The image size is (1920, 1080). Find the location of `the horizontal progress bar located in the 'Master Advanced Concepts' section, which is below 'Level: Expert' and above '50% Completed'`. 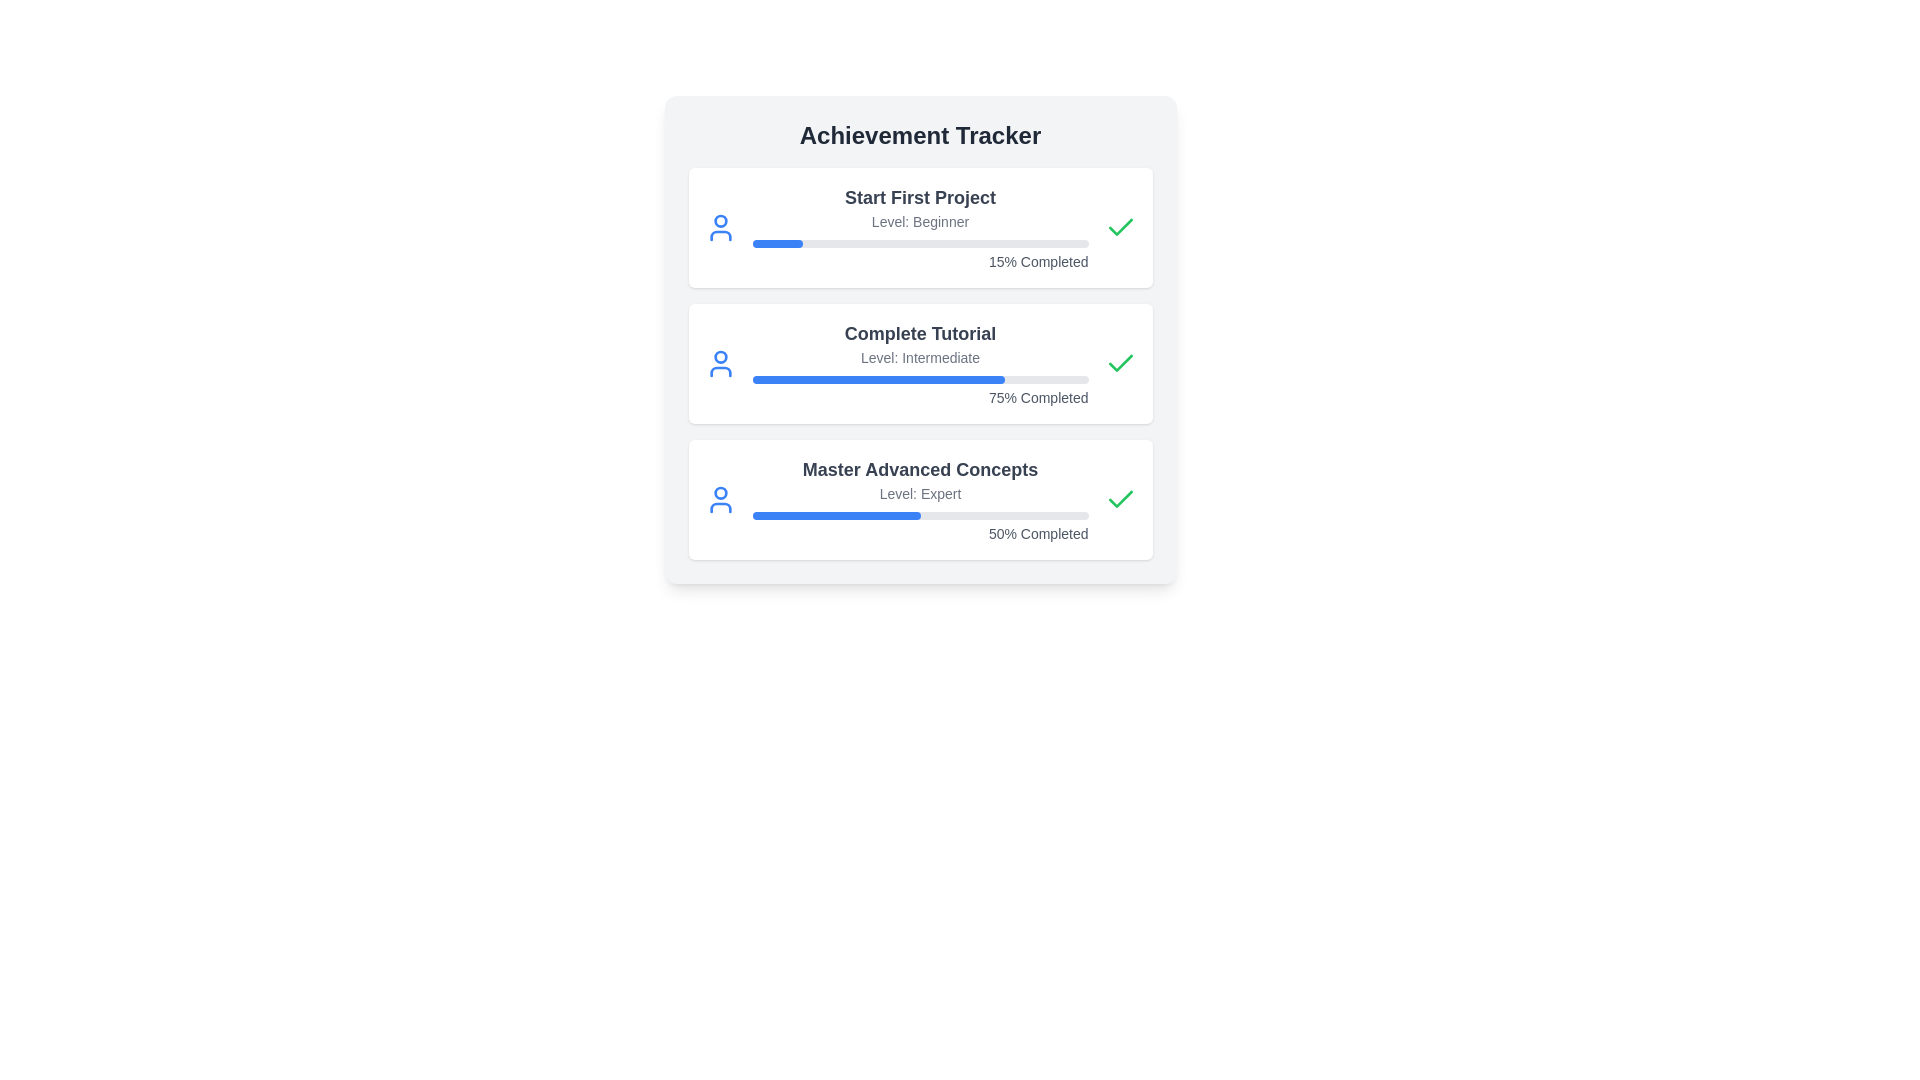

the horizontal progress bar located in the 'Master Advanced Concepts' section, which is below 'Level: Expert' and above '50% Completed' is located at coordinates (919, 515).